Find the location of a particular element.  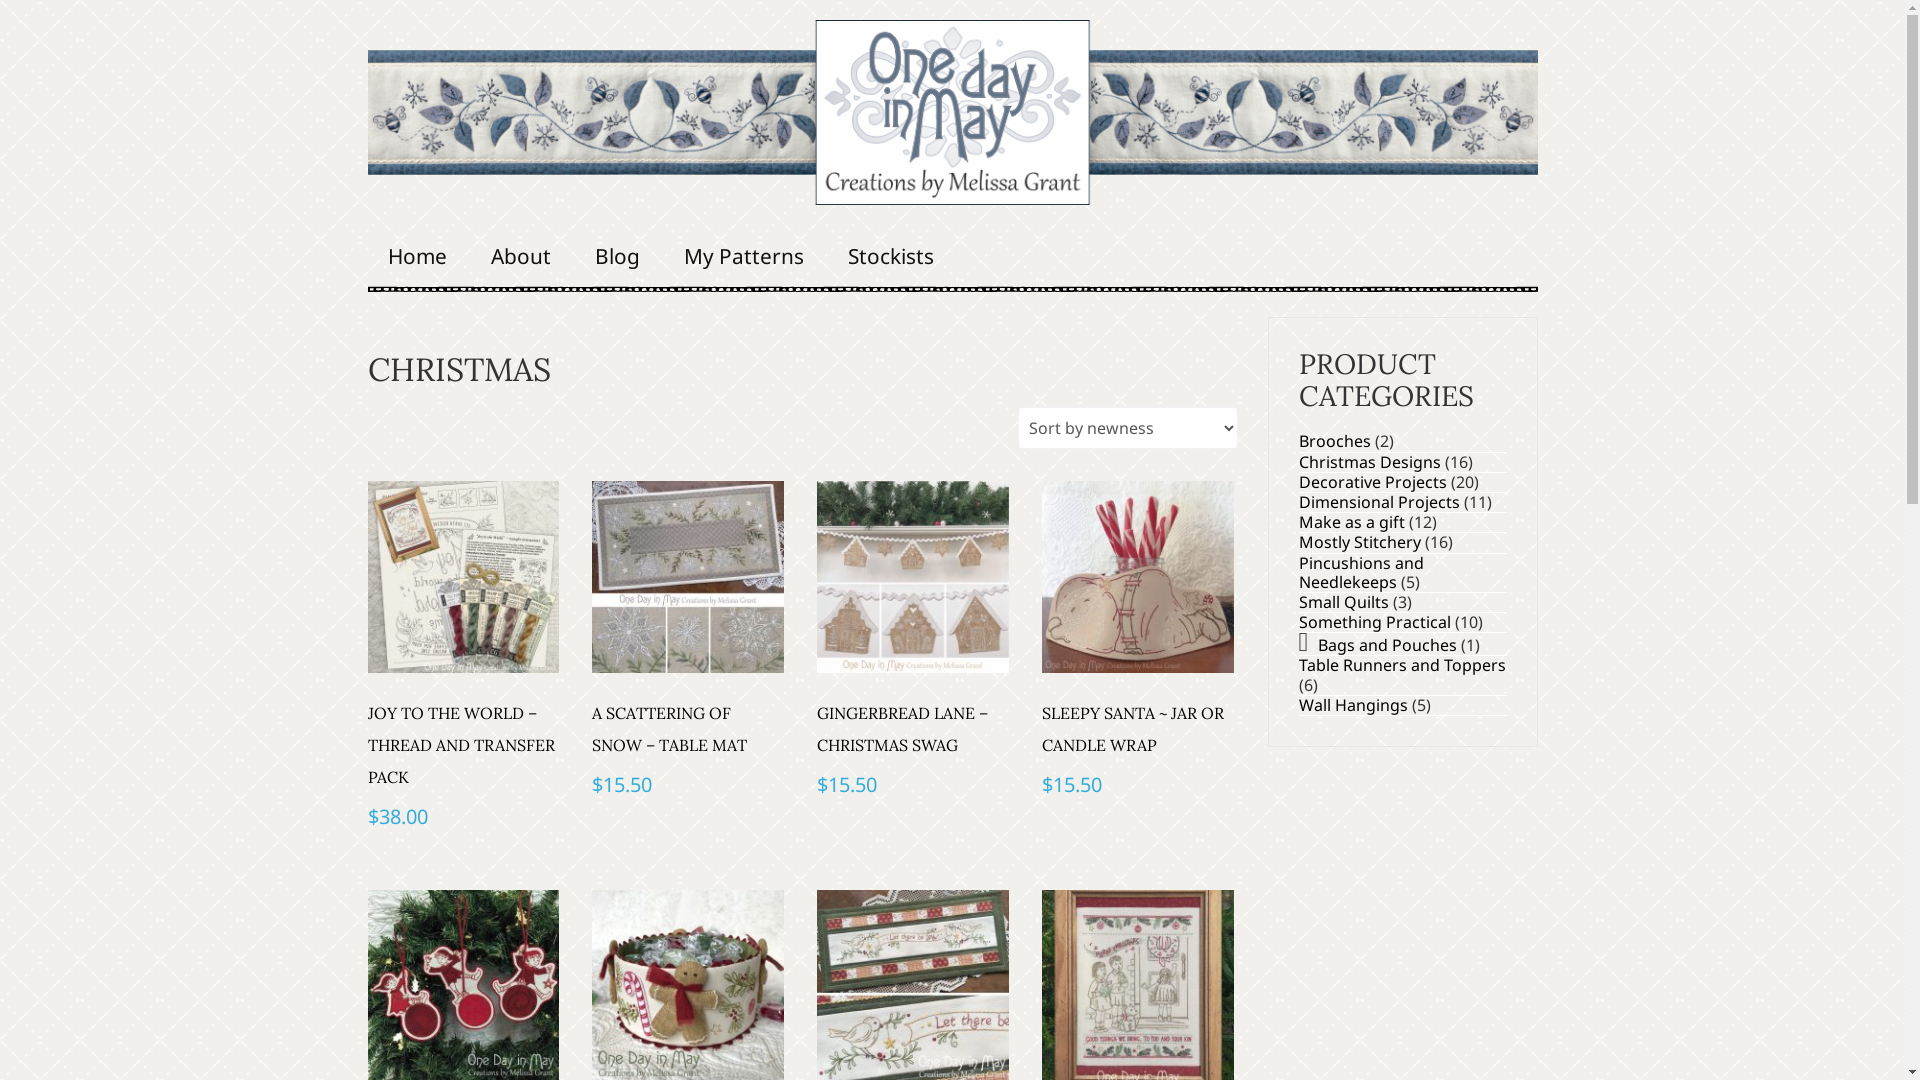

'Blog' is located at coordinates (573, 254).